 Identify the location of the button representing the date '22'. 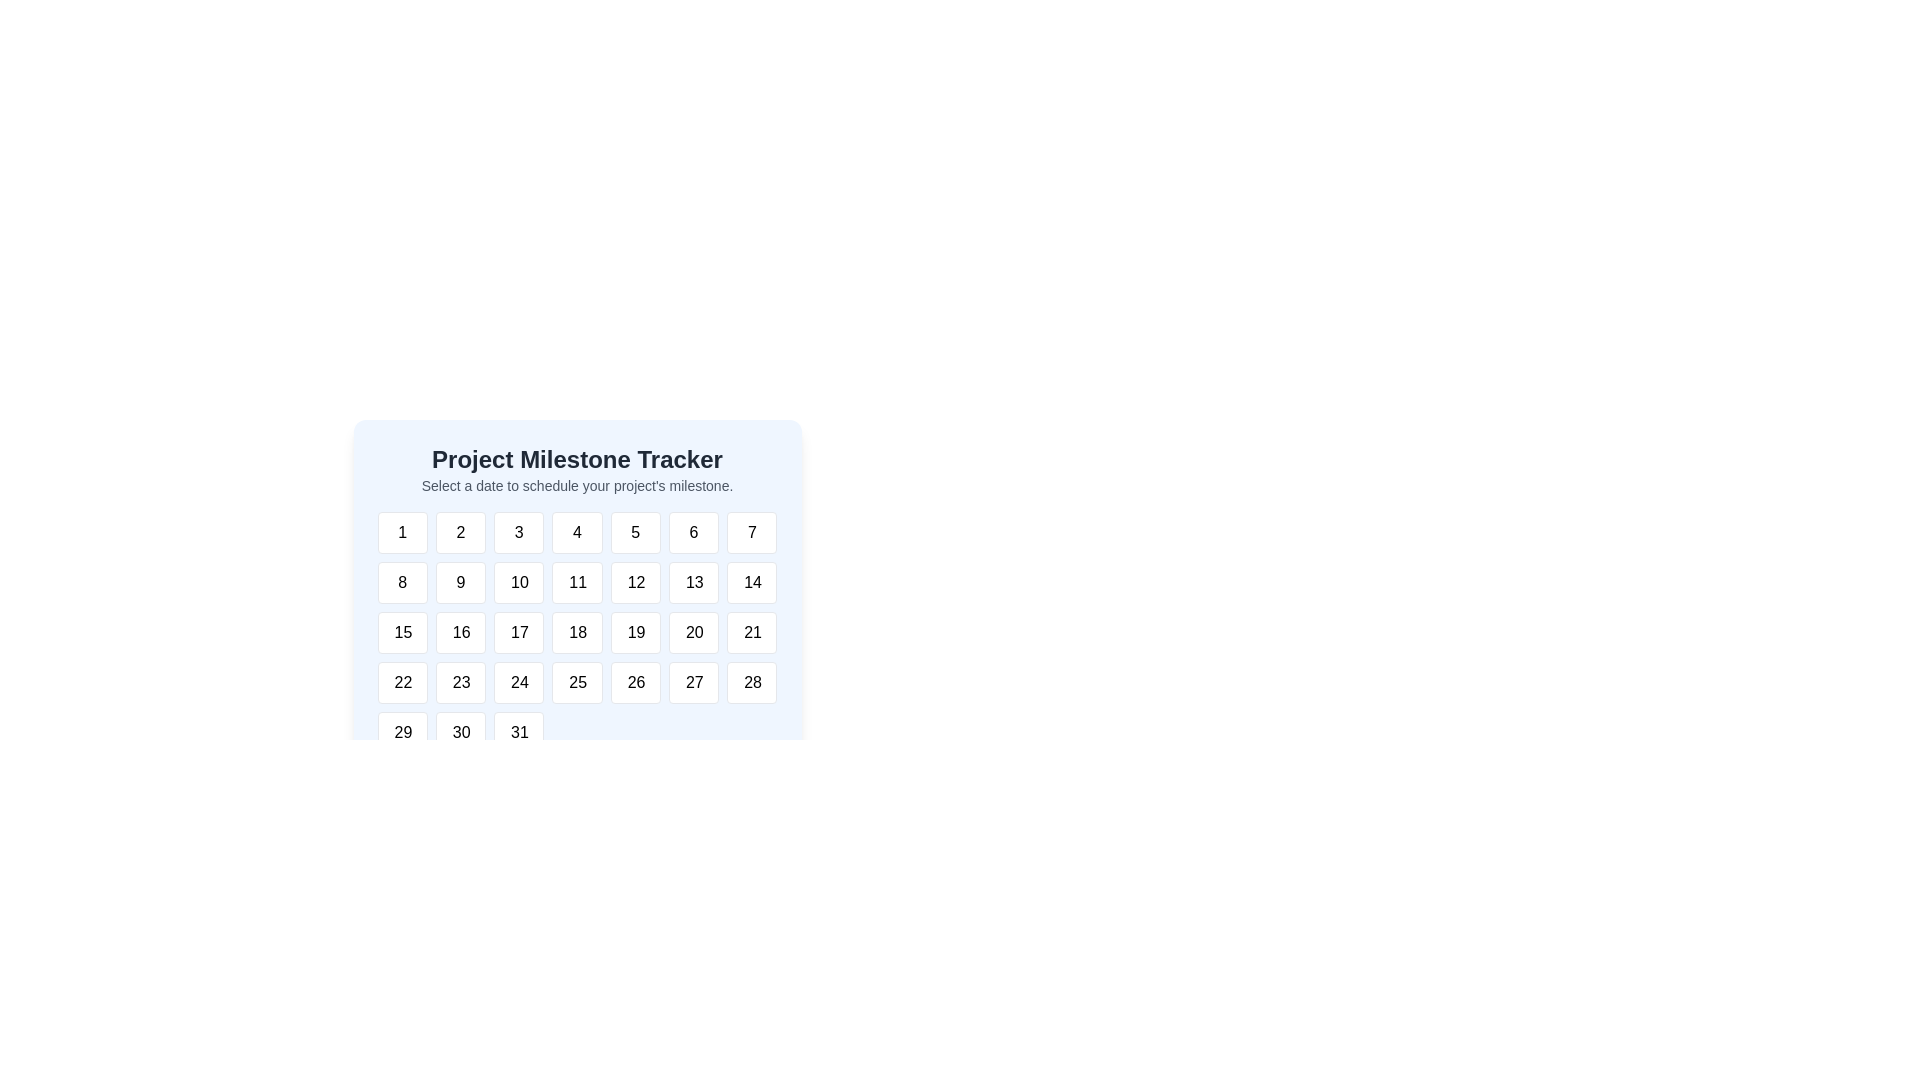
(401, 681).